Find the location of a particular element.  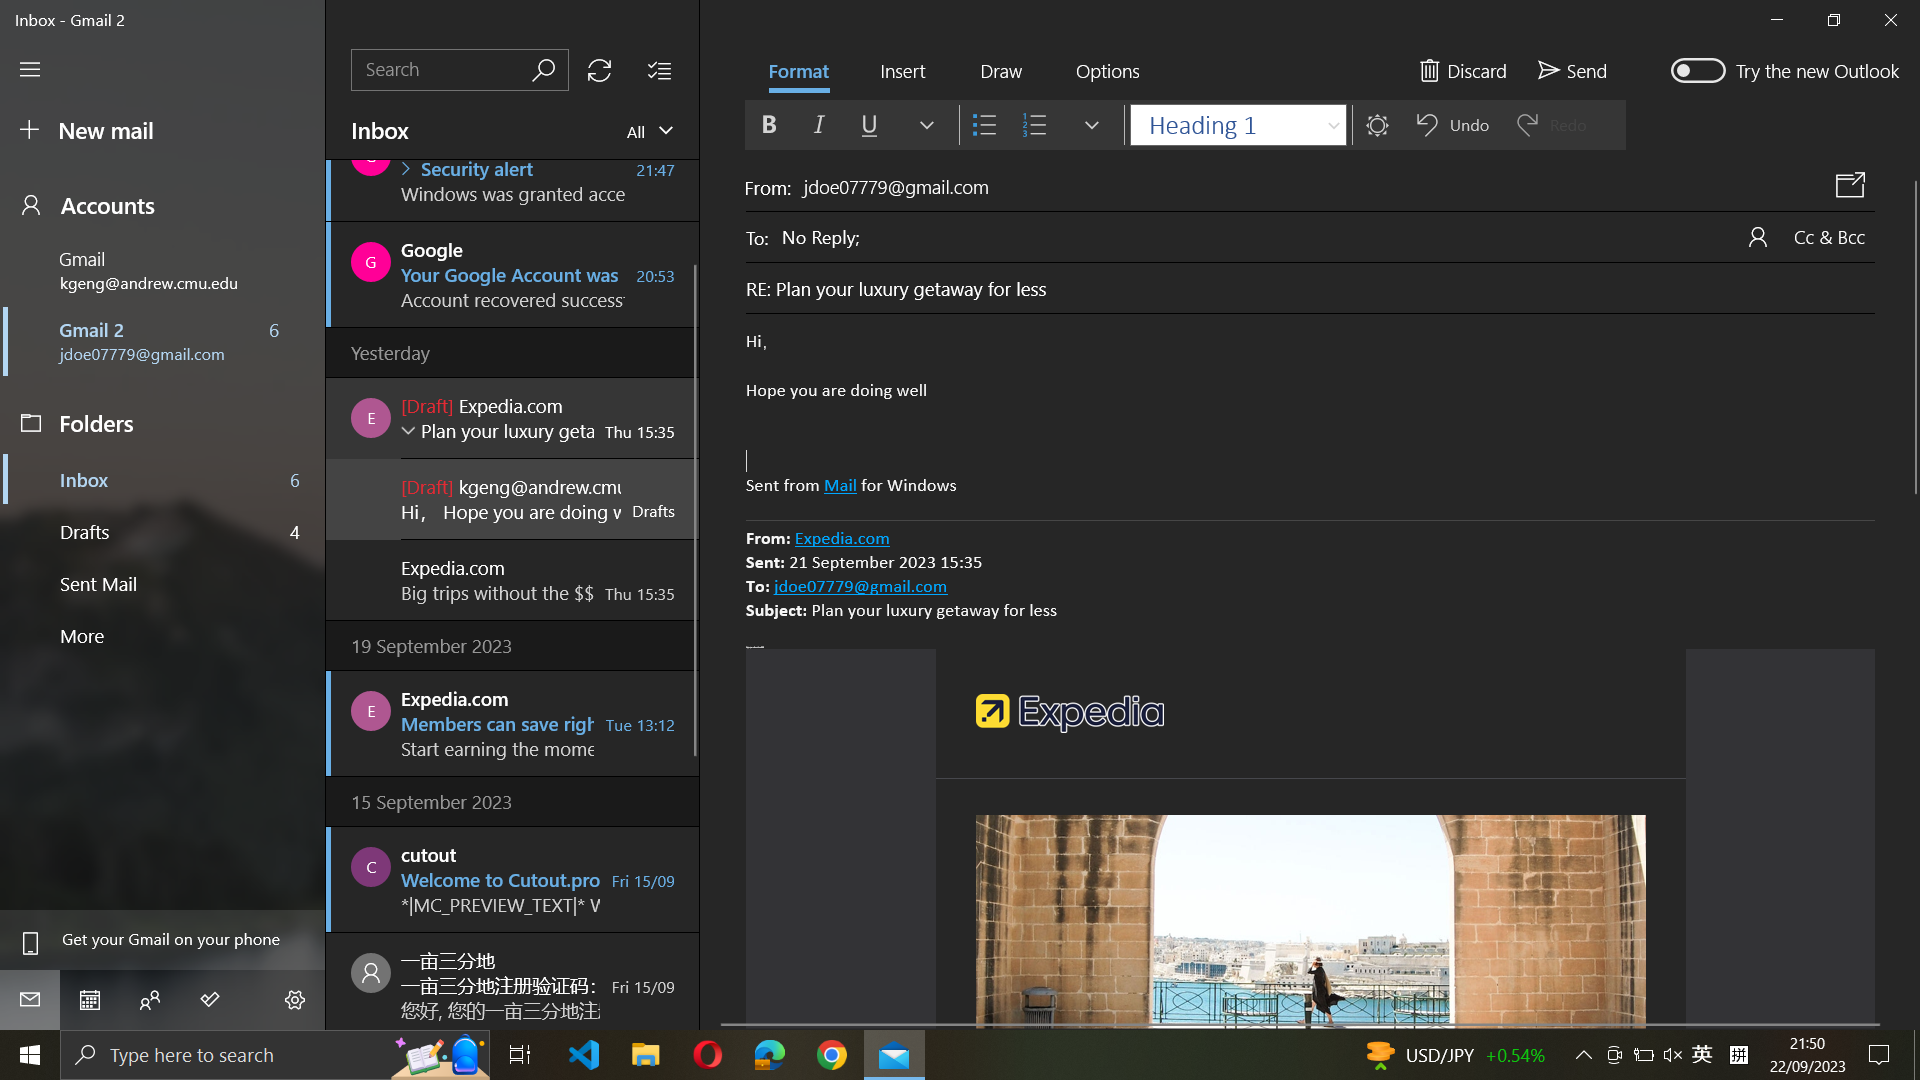

Change the recipient of the email to "xyz@example.com is located at coordinates (1328, 234).